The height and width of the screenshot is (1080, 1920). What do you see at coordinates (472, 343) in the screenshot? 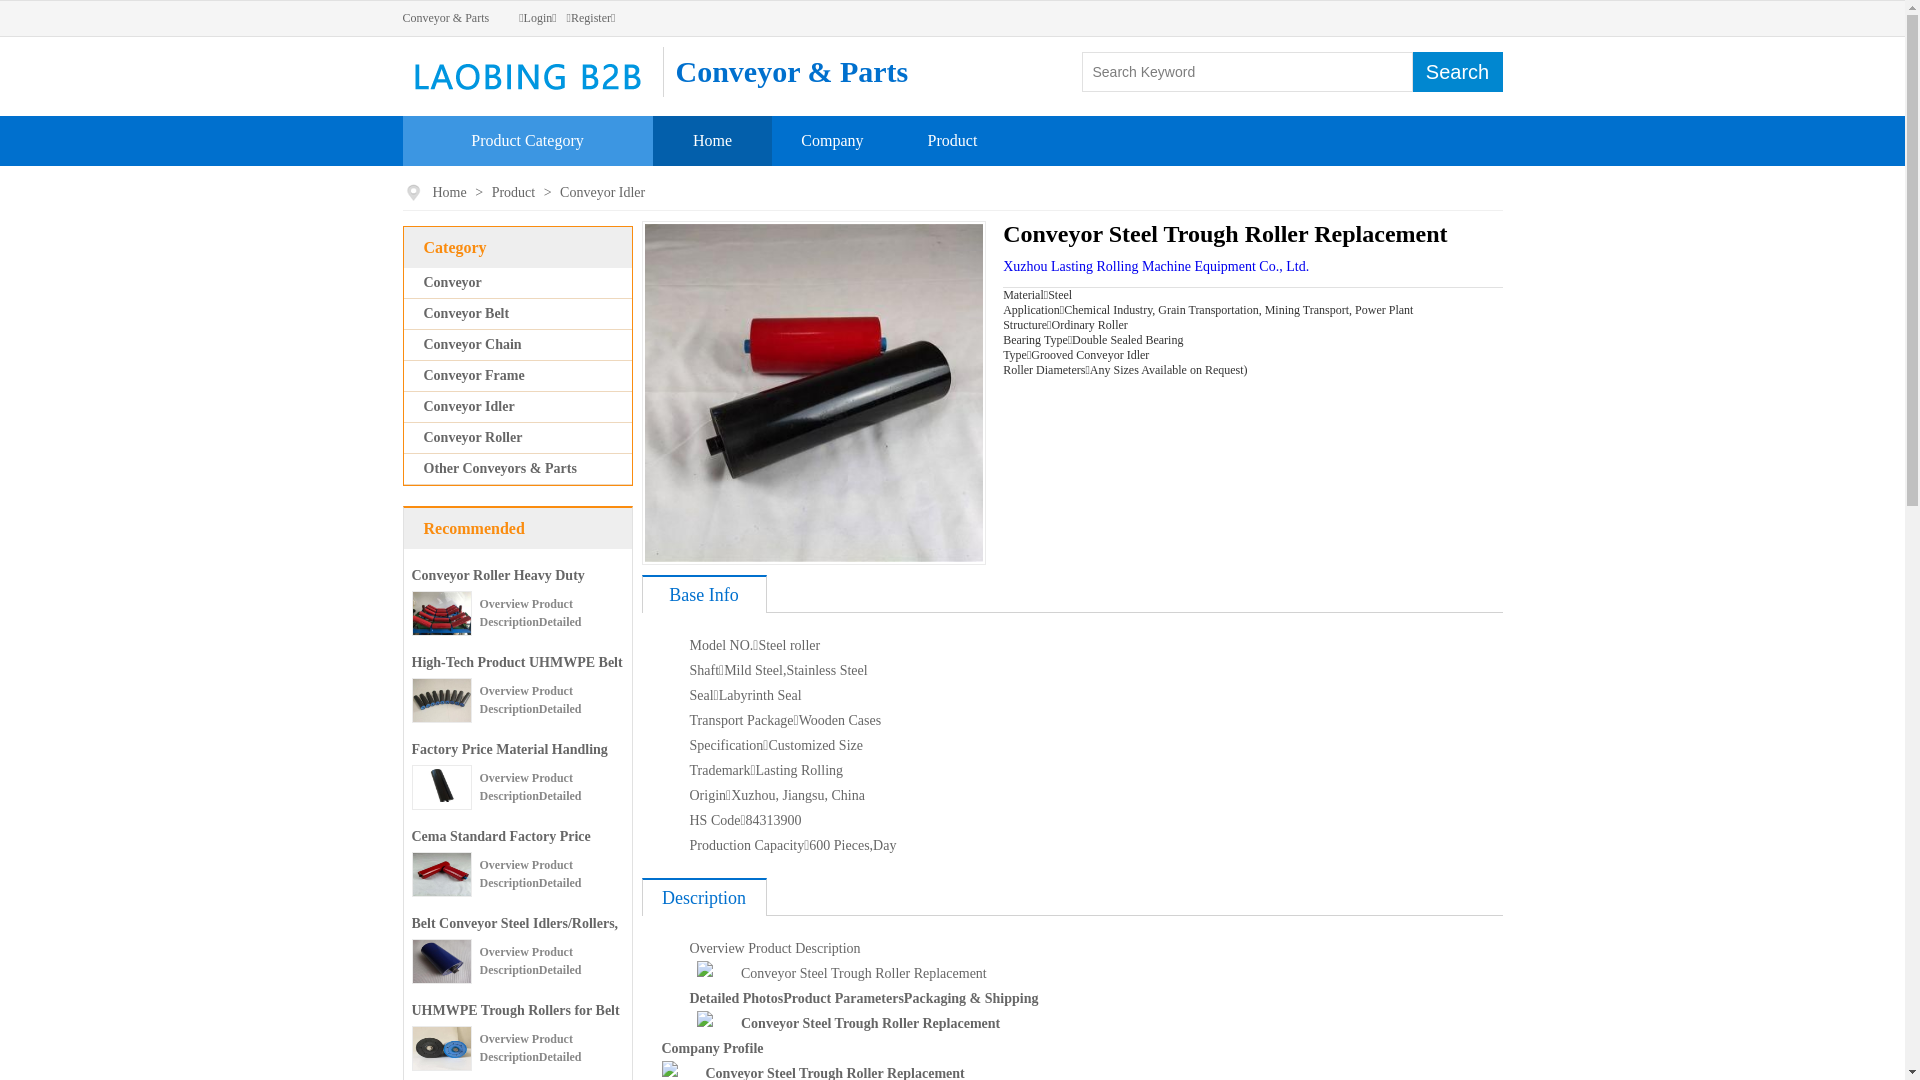
I see `'Conveyor Chain'` at bounding box center [472, 343].